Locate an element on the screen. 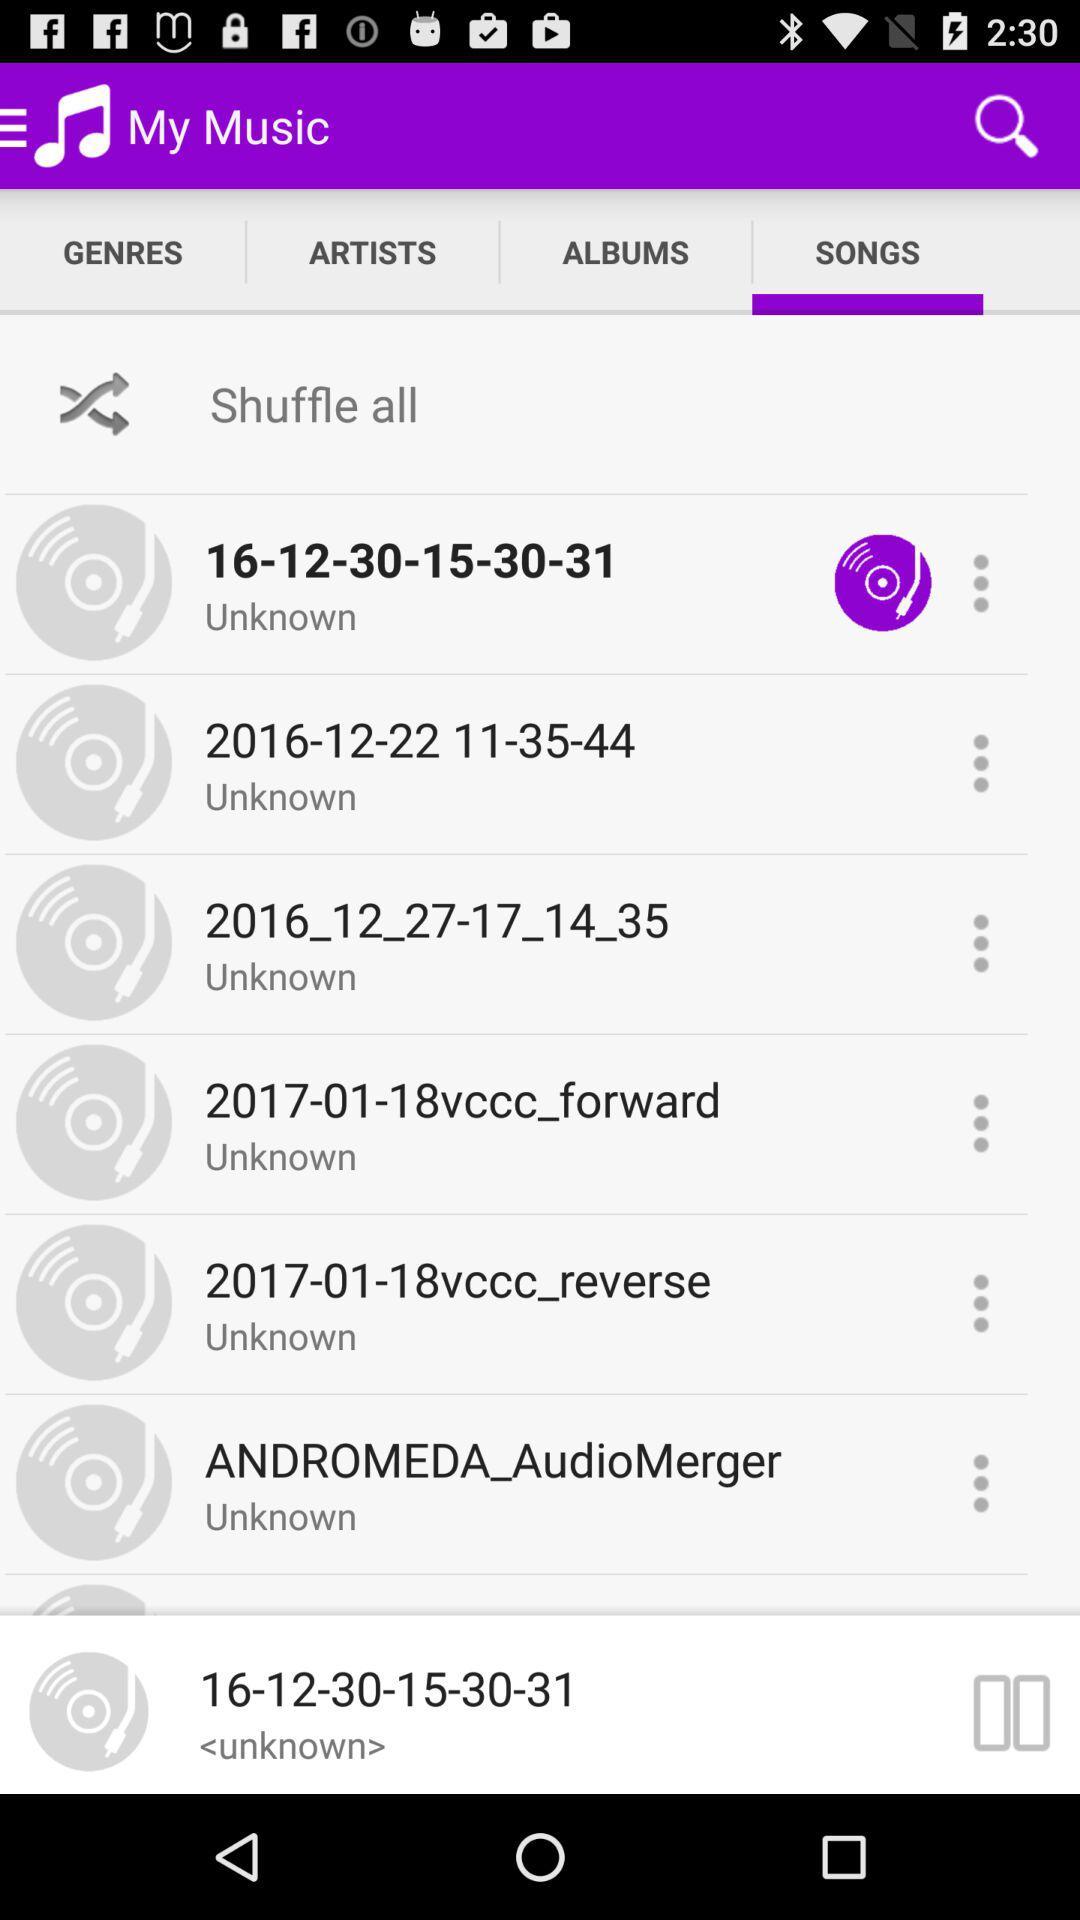  the pause icon is located at coordinates (1019, 1824).